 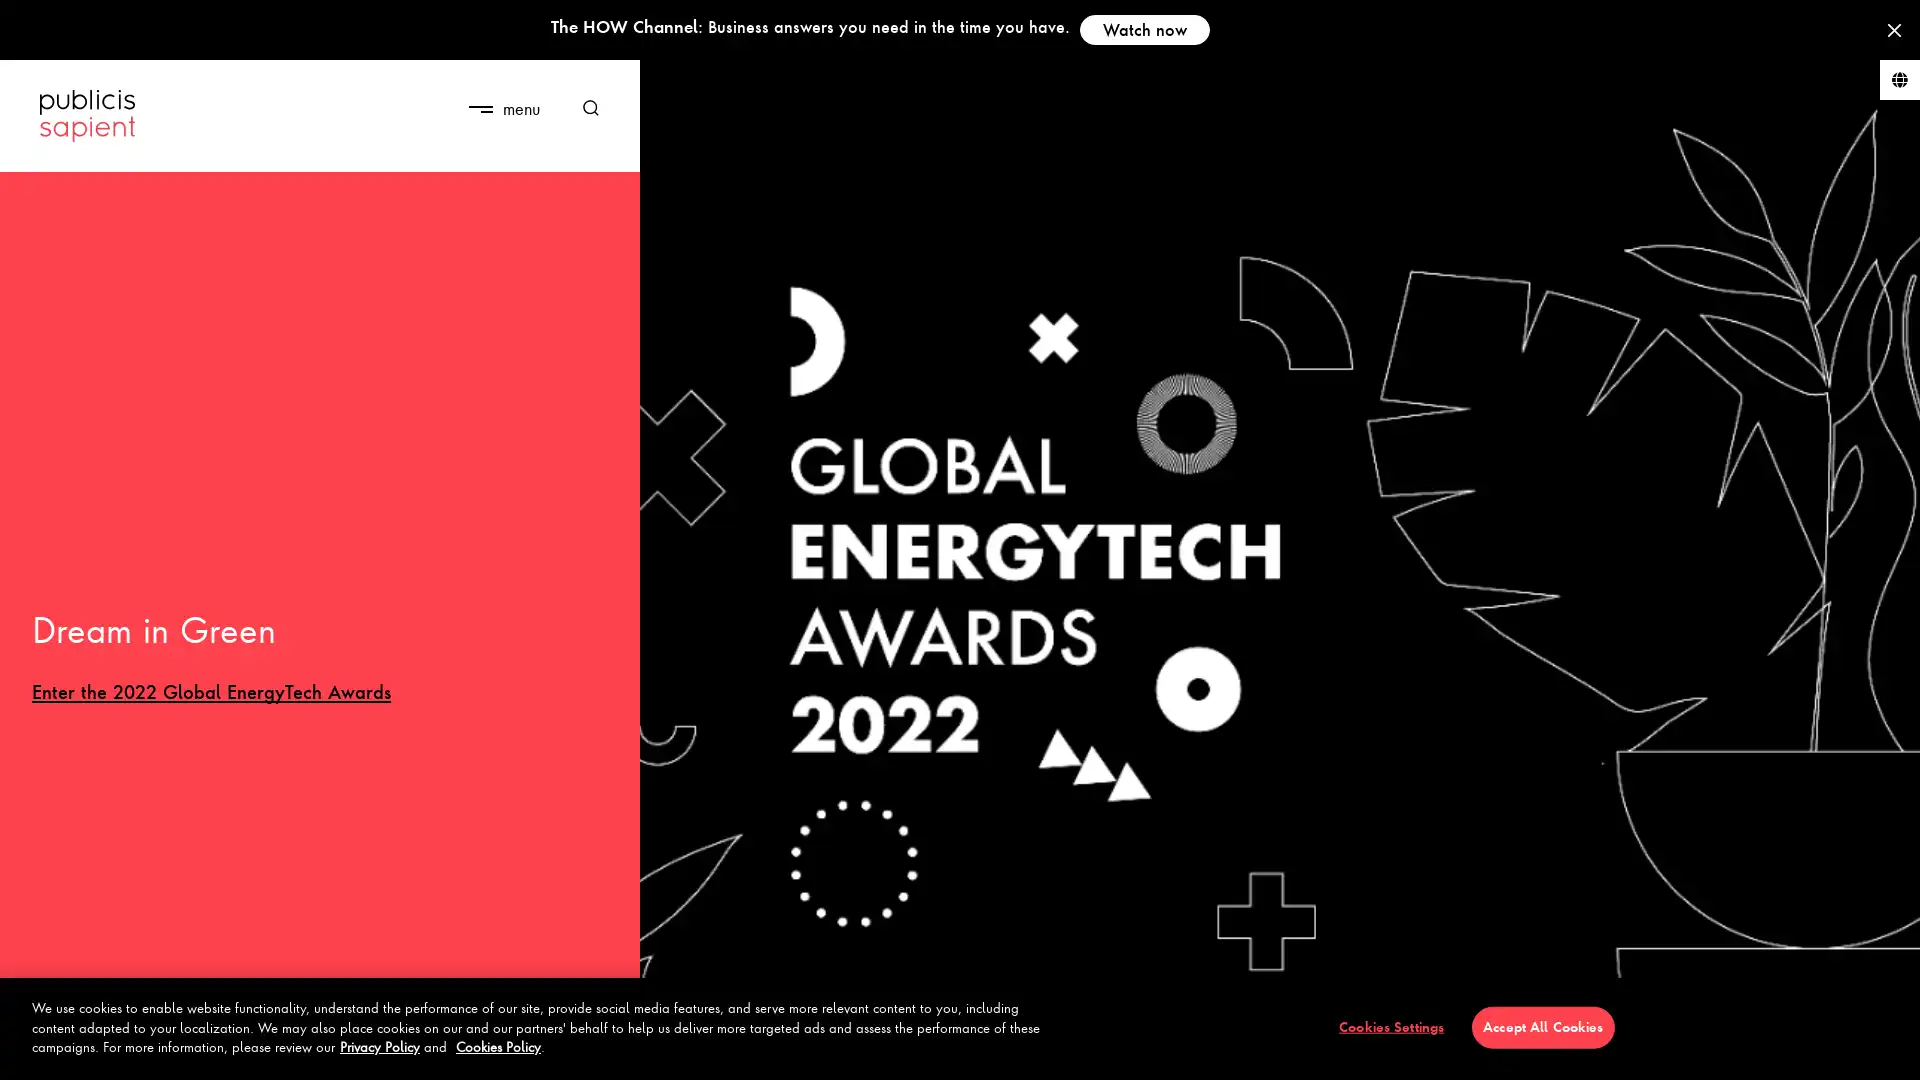 I want to click on Display Slide 7, so click(x=234, y=1052).